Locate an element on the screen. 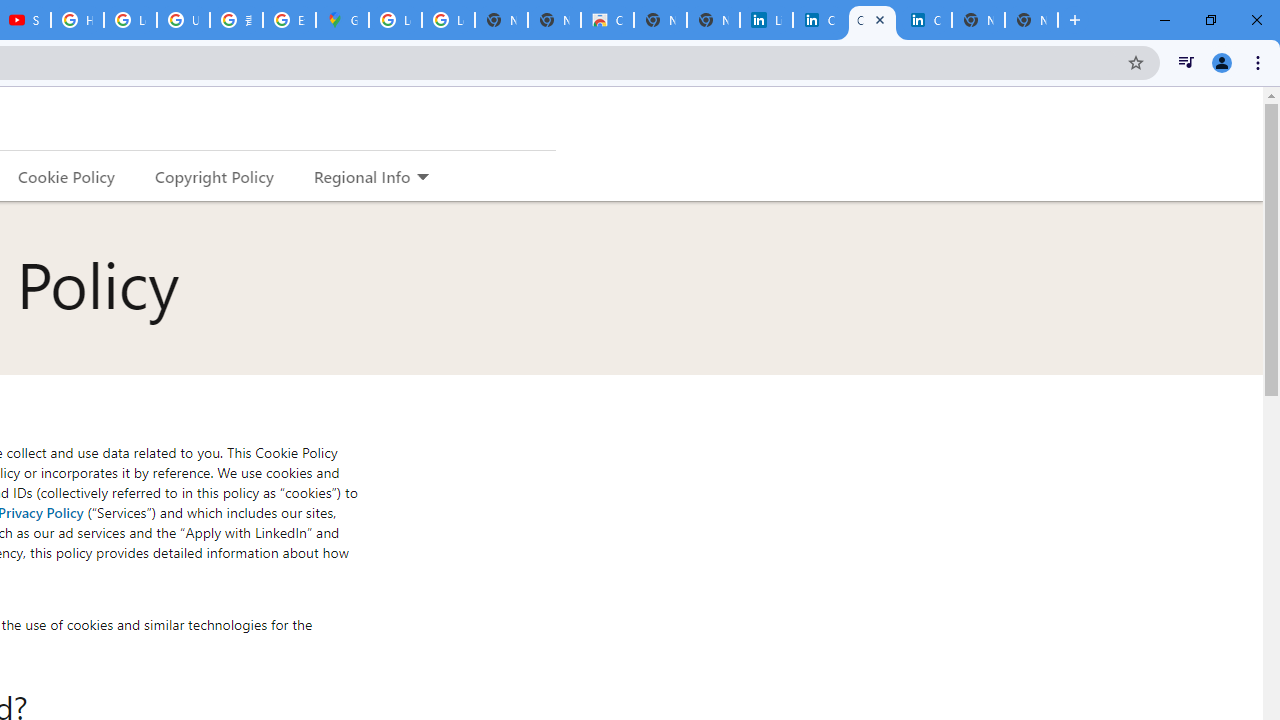 Image resolution: width=1280 pixels, height=720 pixels. 'Copyright Policy' is located at coordinates (213, 175).